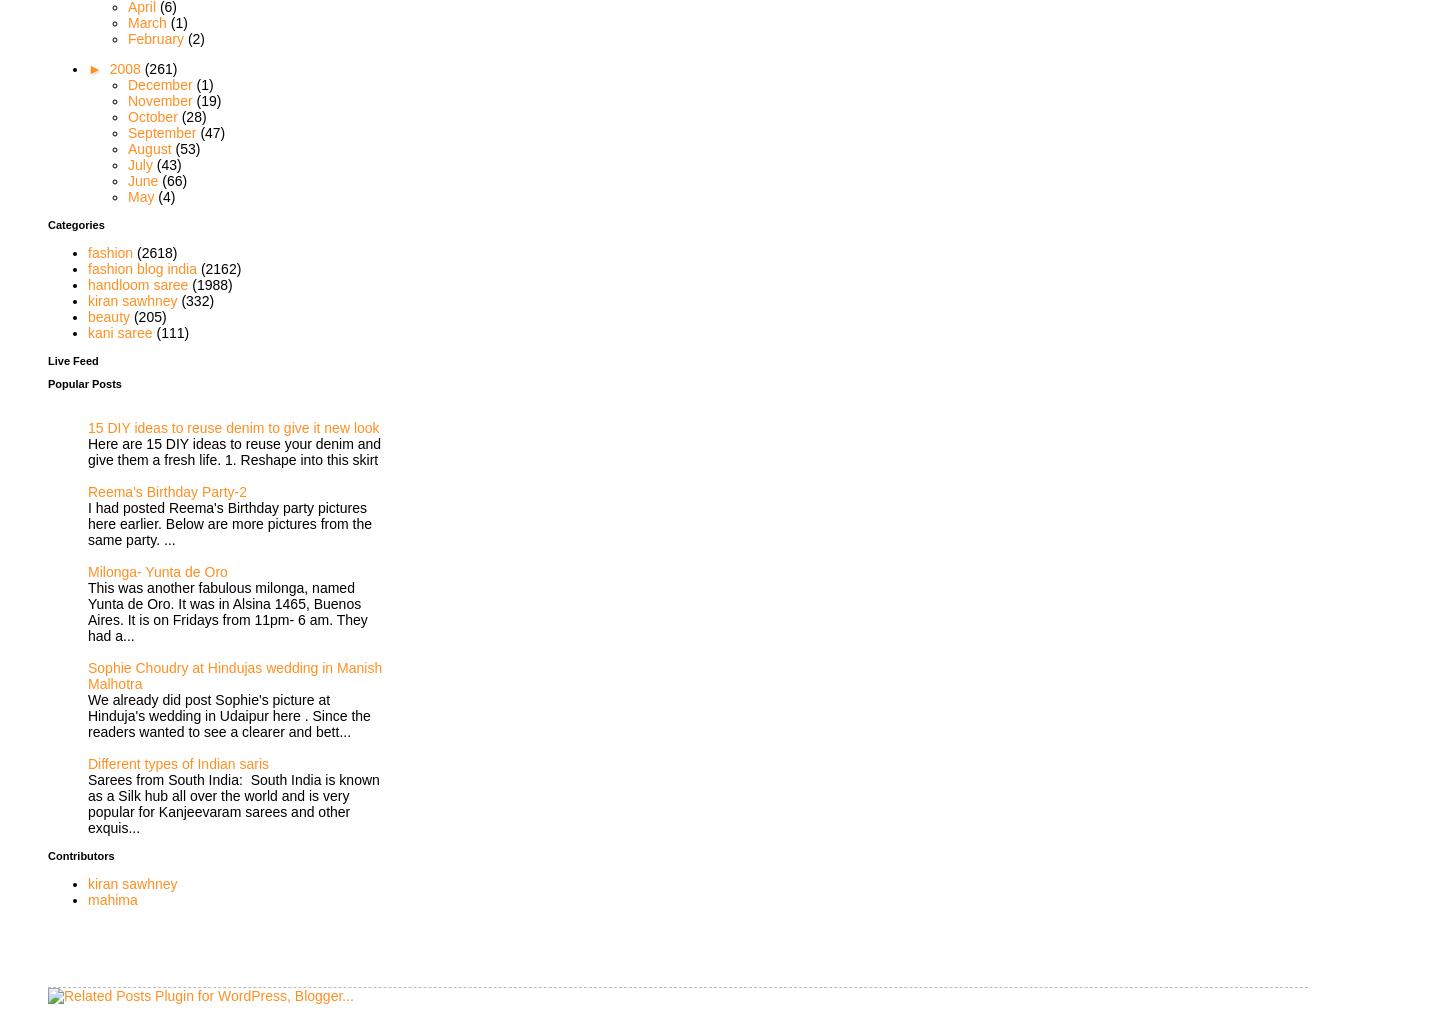 The image size is (1448, 1018). What do you see at coordinates (147, 20) in the screenshot?
I see `'March'` at bounding box center [147, 20].